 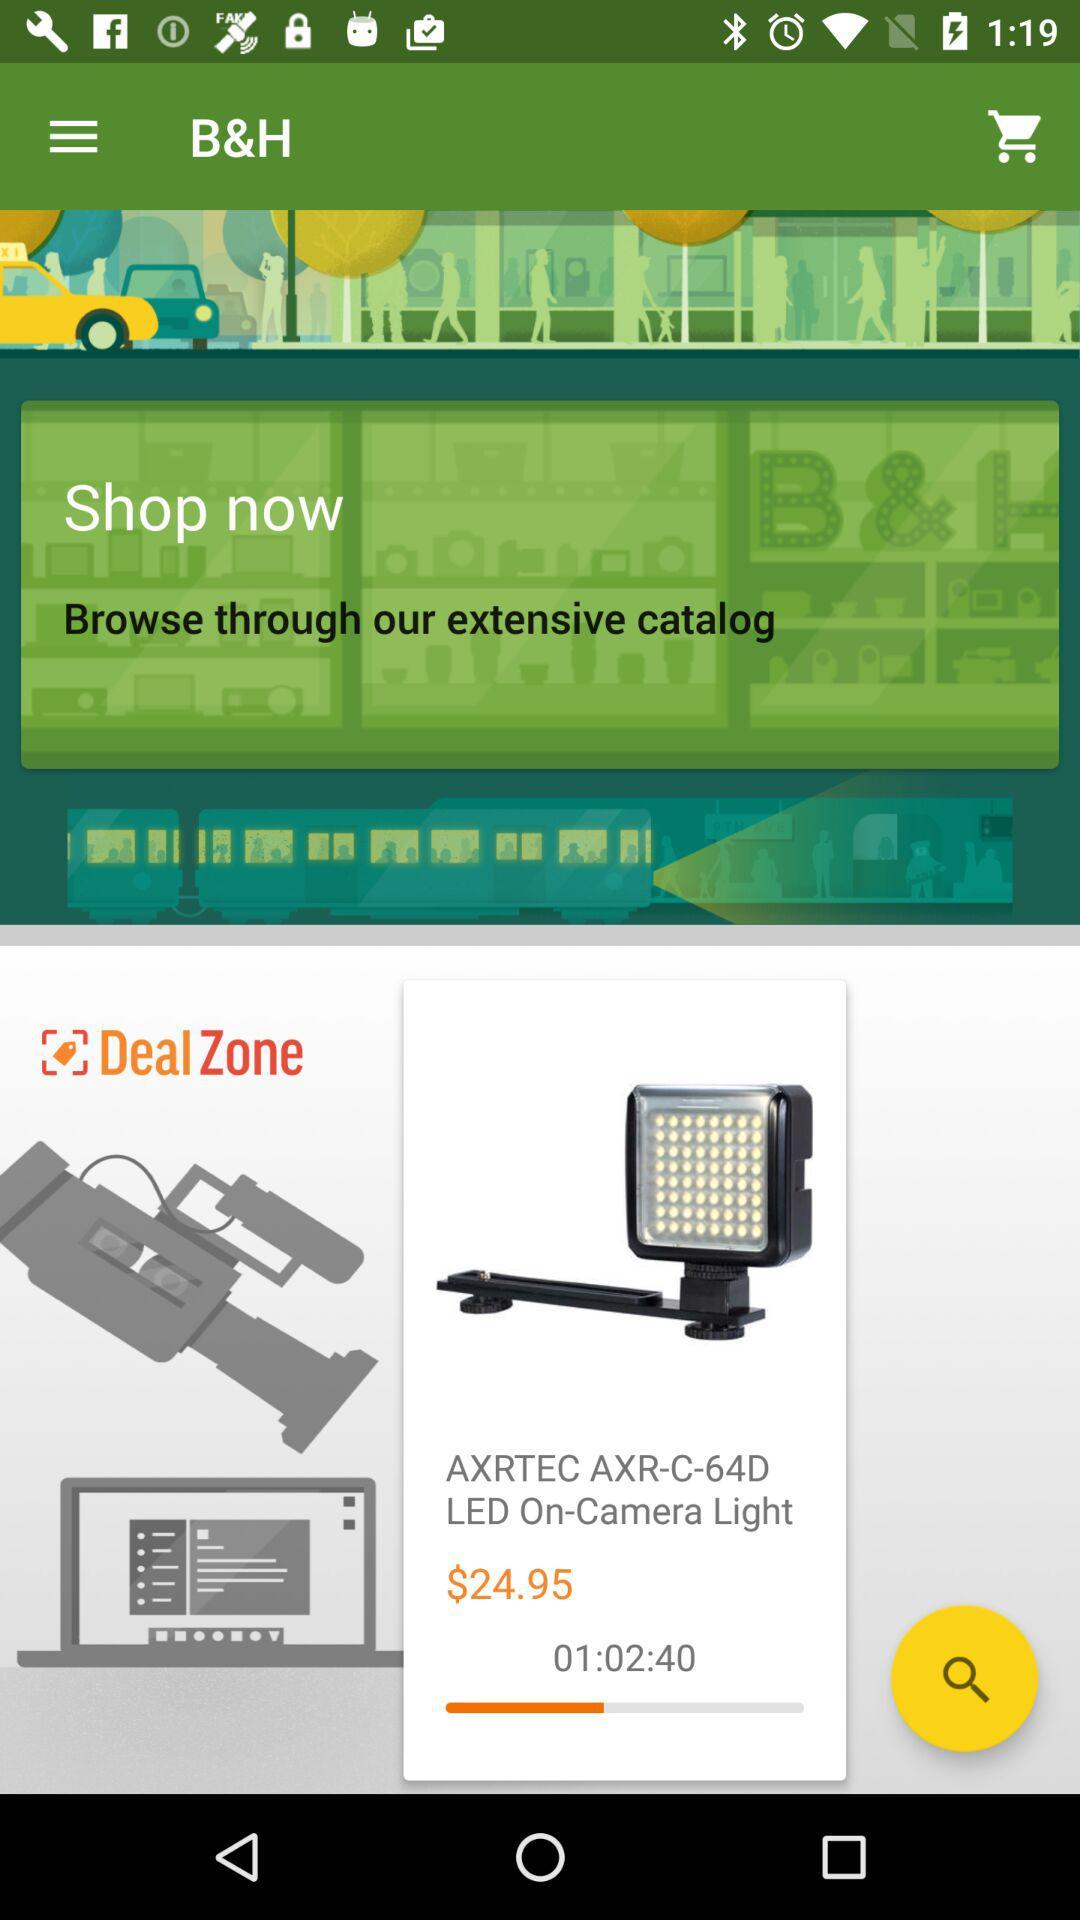 What do you see at coordinates (963, 1678) in the screenshot?
I see `the search icon` at bounding box center [963, 1678].